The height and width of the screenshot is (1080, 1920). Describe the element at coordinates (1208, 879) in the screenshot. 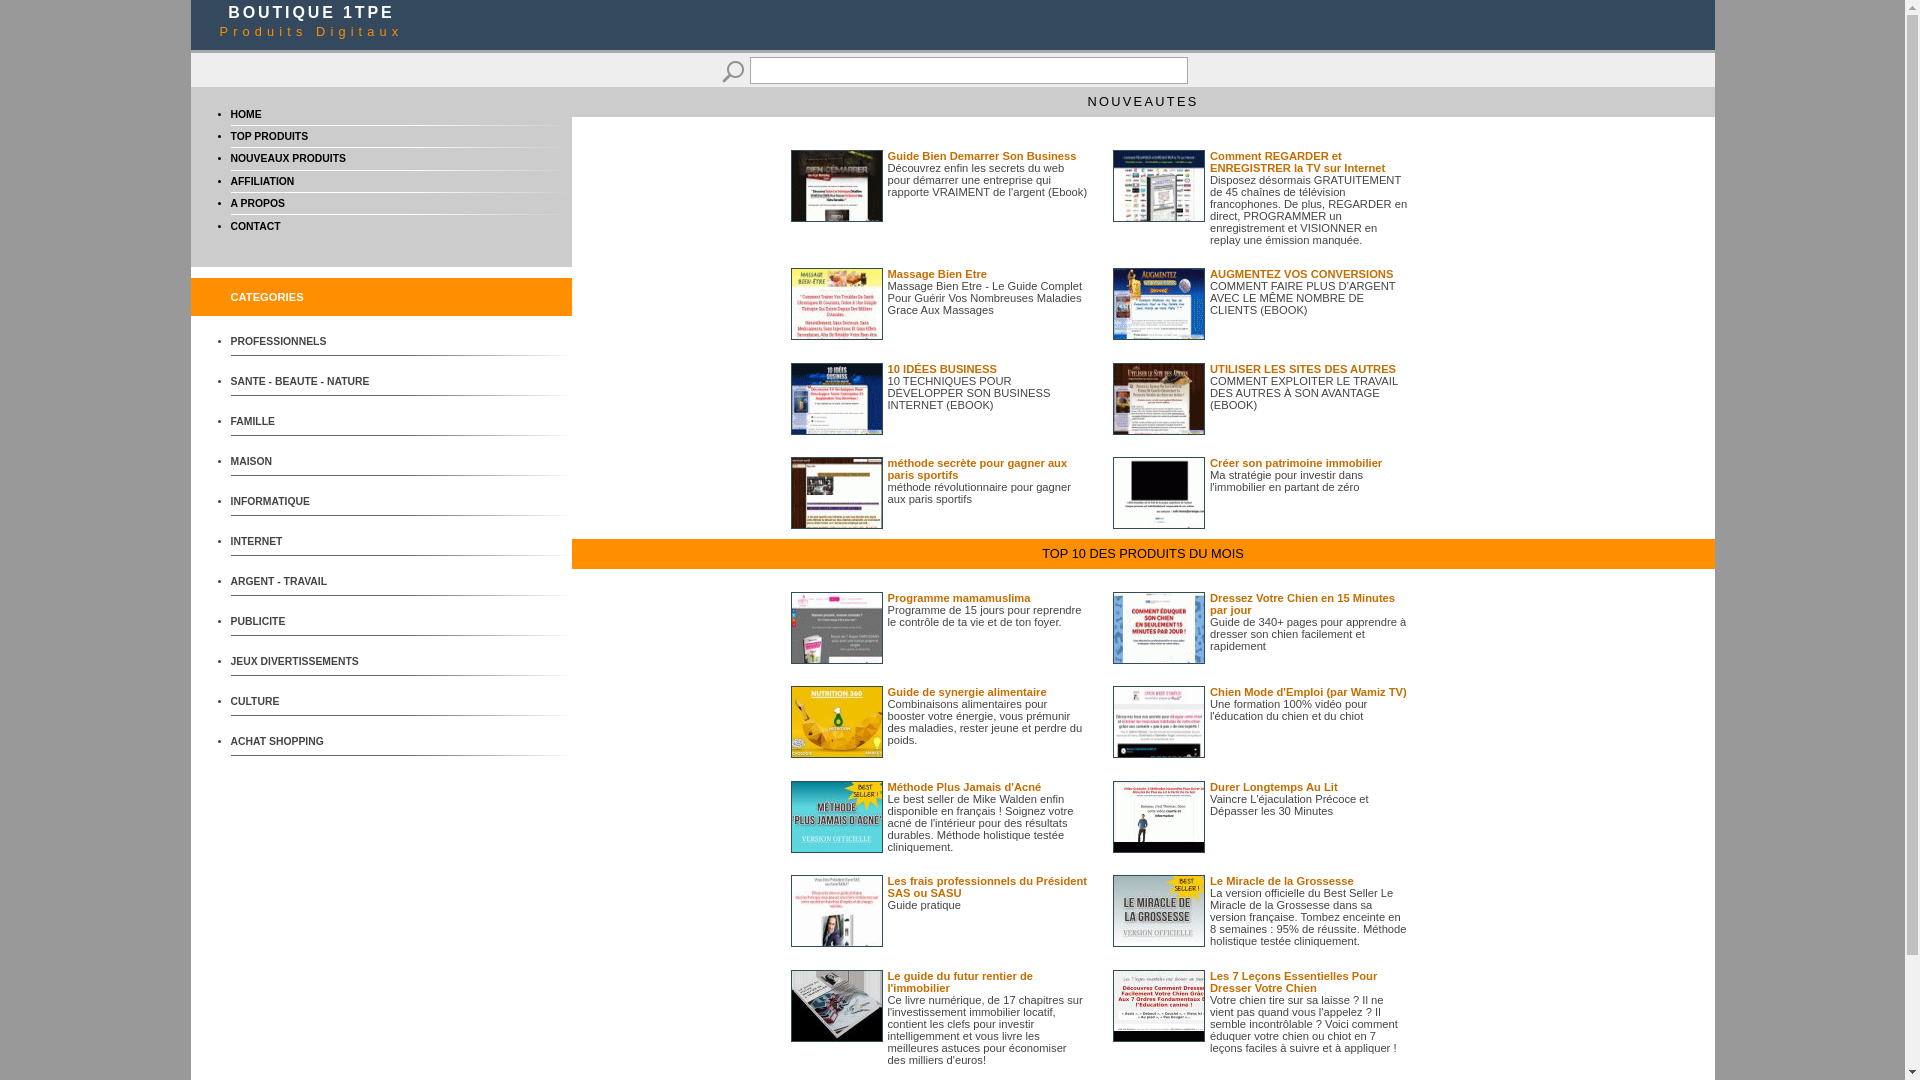

I see `'Le Miracle de la Grossesse'` at that location.